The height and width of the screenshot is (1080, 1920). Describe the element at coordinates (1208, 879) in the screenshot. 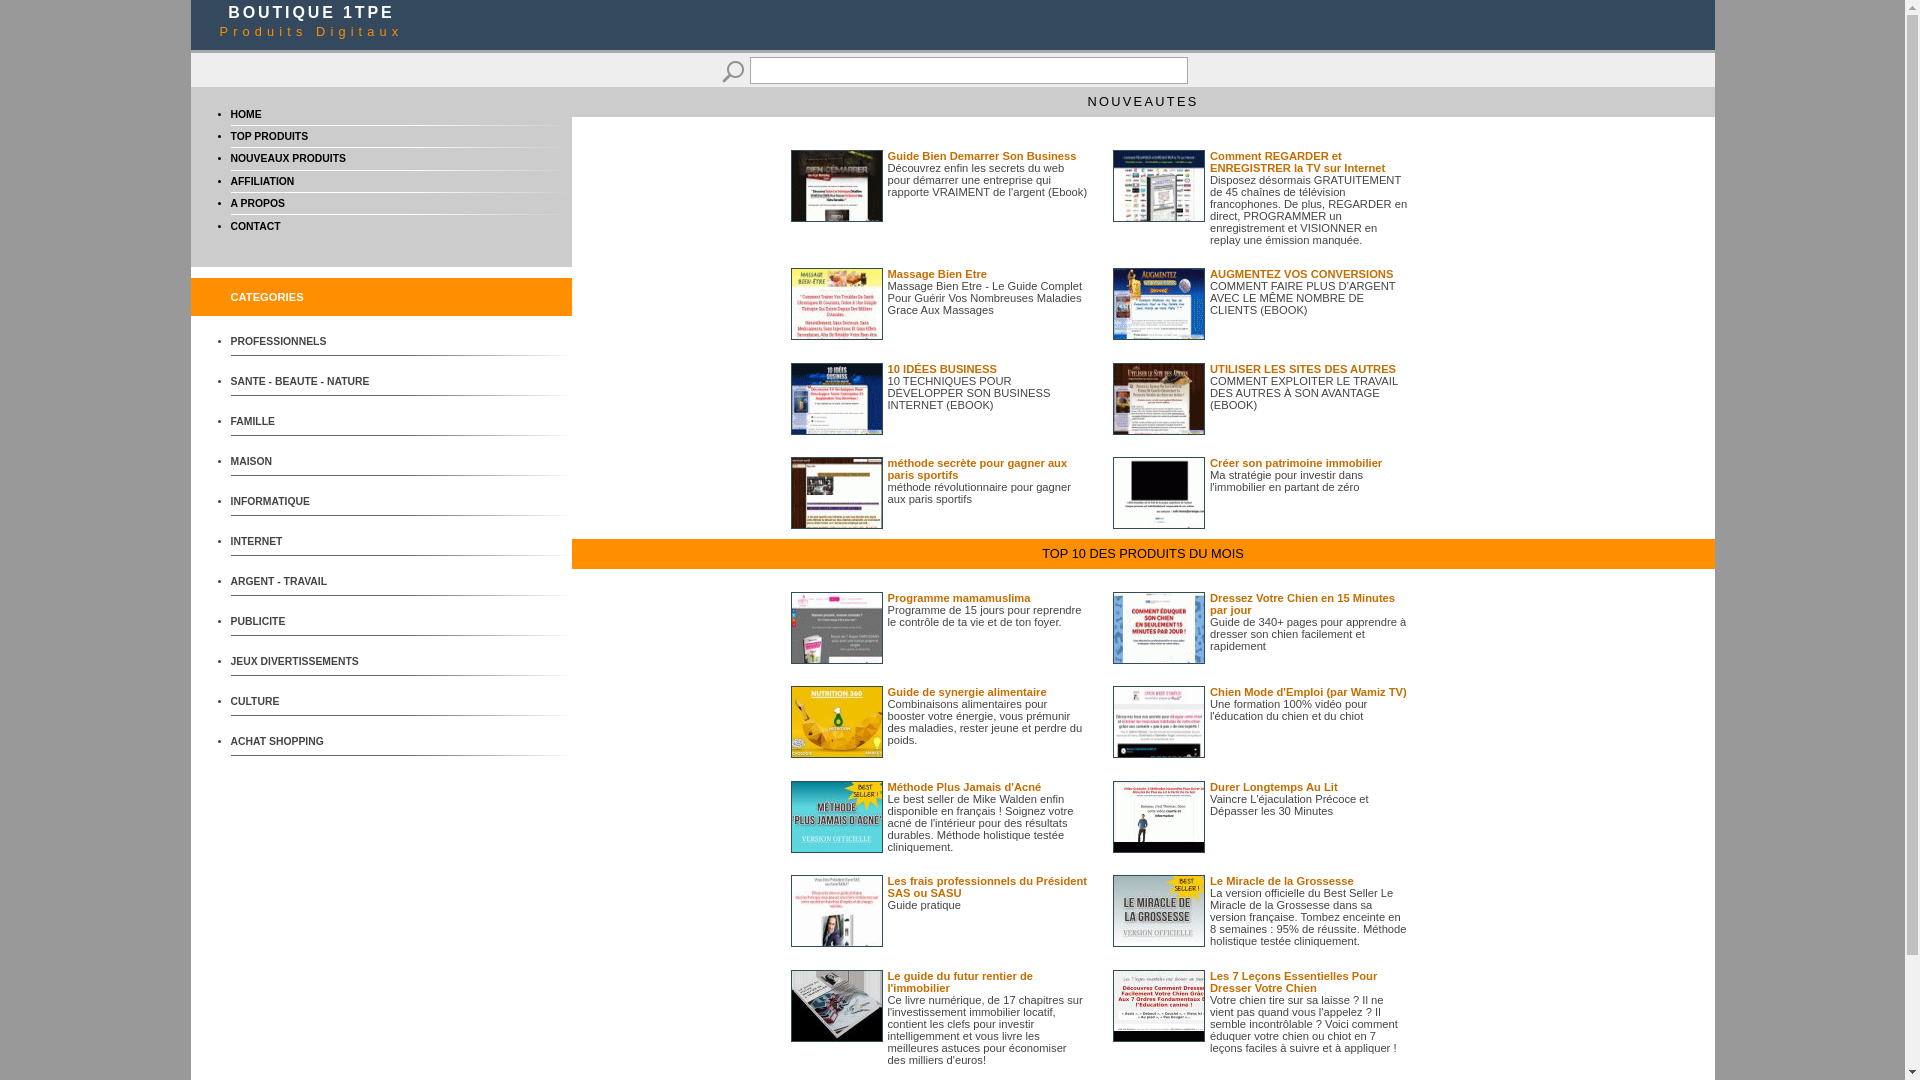

I see `'Le Miracle de la Grossesse'` at that location.